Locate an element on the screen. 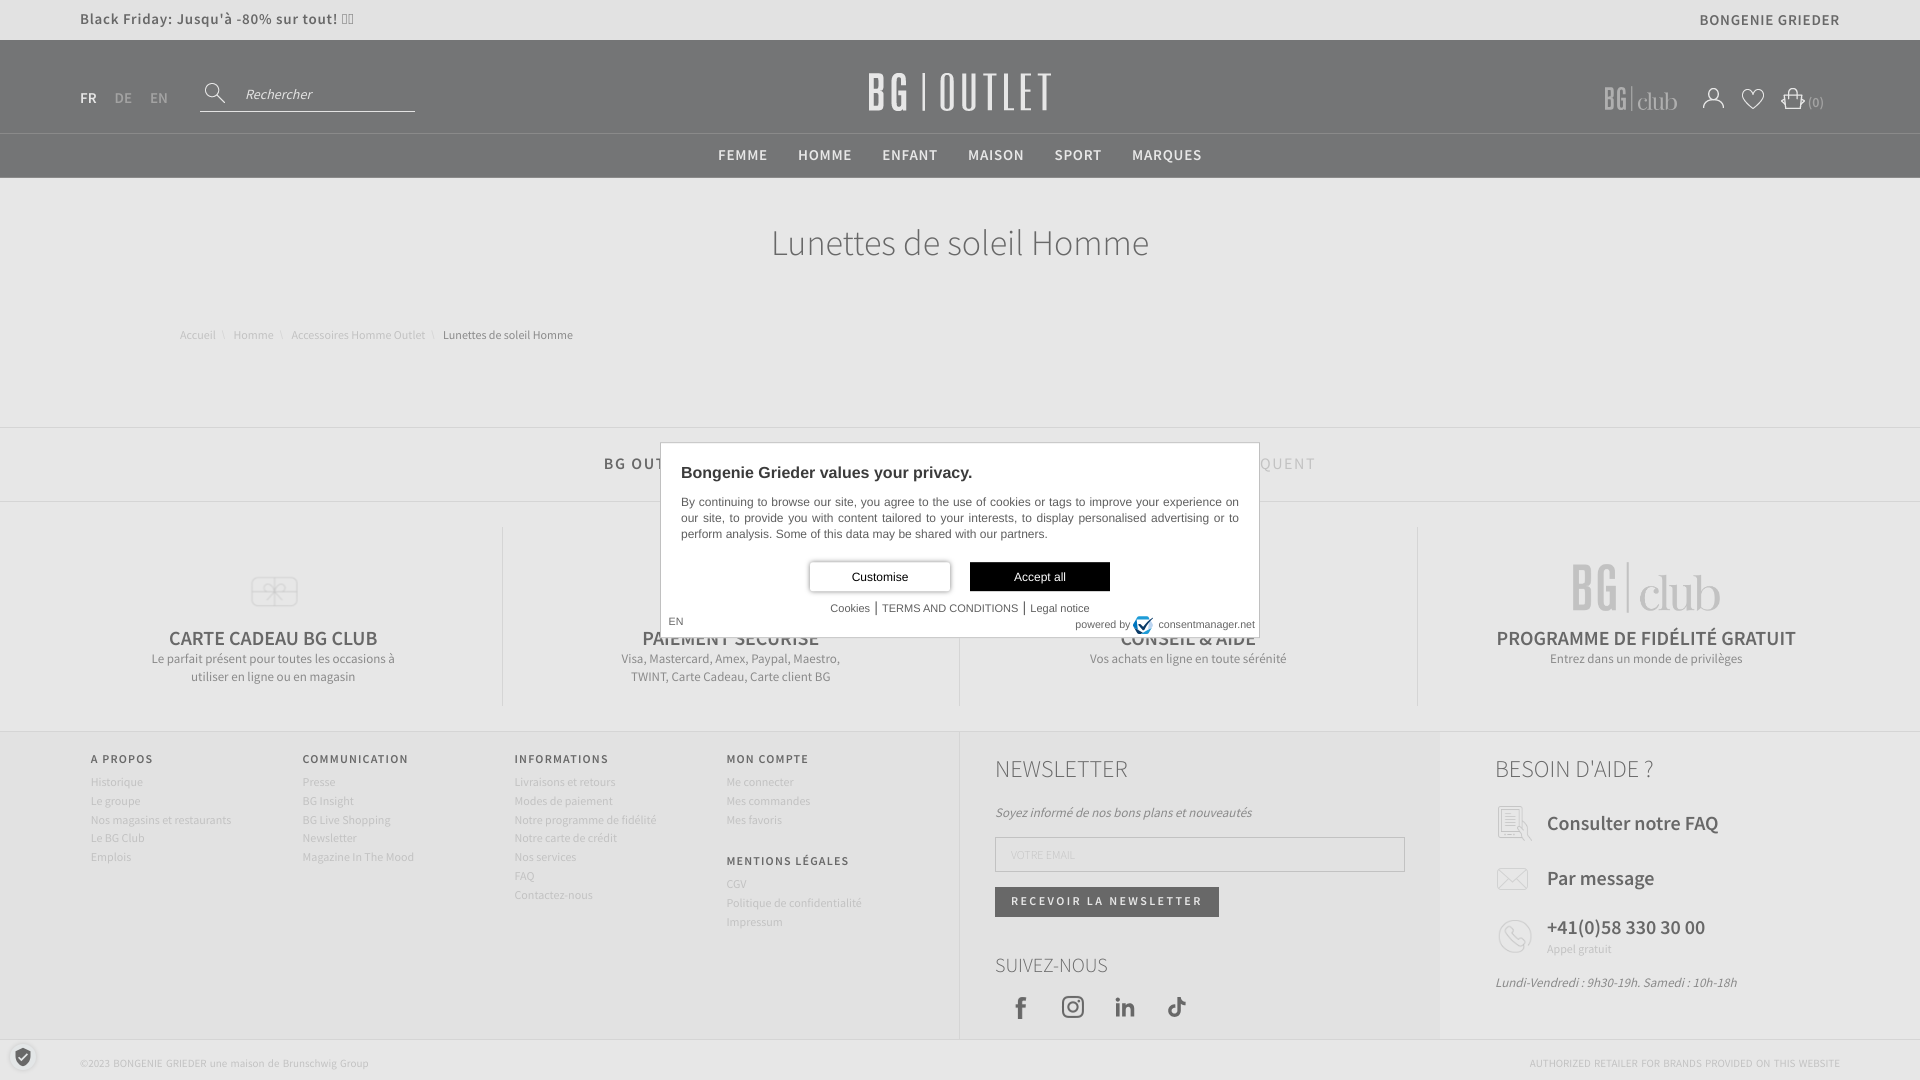 The width and height of the screenshot is (1920, 1080). 'Privacy settings' is located at coordinates (13, 1055).